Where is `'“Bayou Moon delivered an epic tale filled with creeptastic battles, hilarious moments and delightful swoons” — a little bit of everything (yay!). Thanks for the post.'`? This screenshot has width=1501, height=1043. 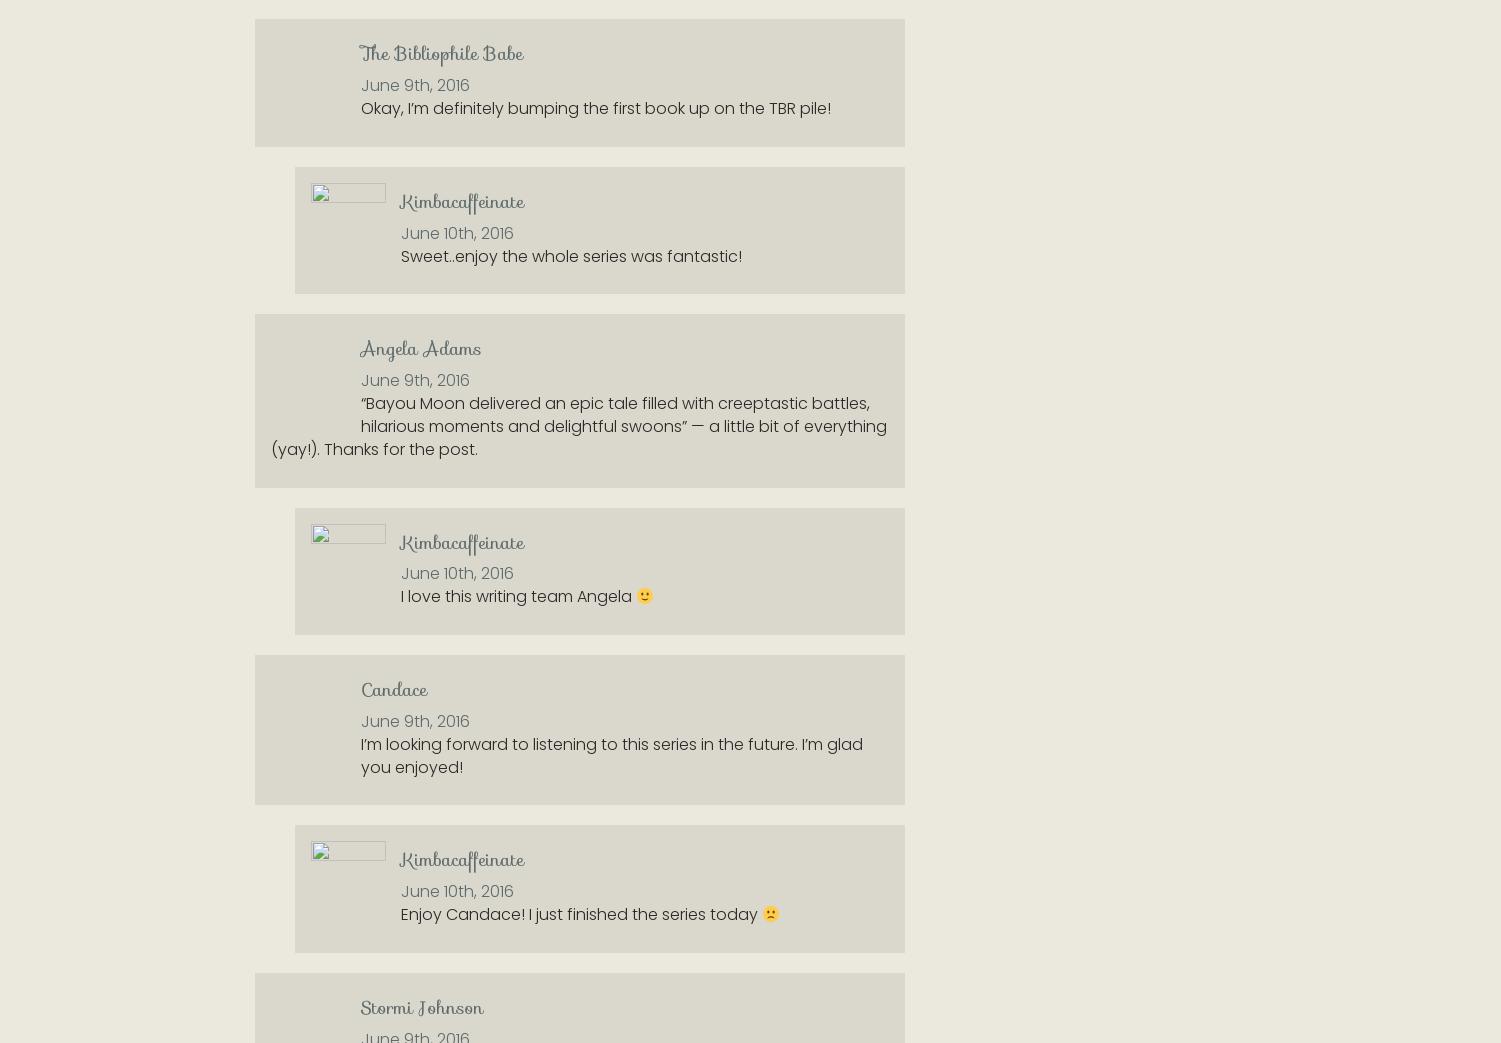
'“Bayou Moon delivered an epic tale filled with creeptastic battles, hilarious moments and delightful swoons” — a little bit of everything (yay!). Thanks for the post.' is located at coordinates (578, 425).